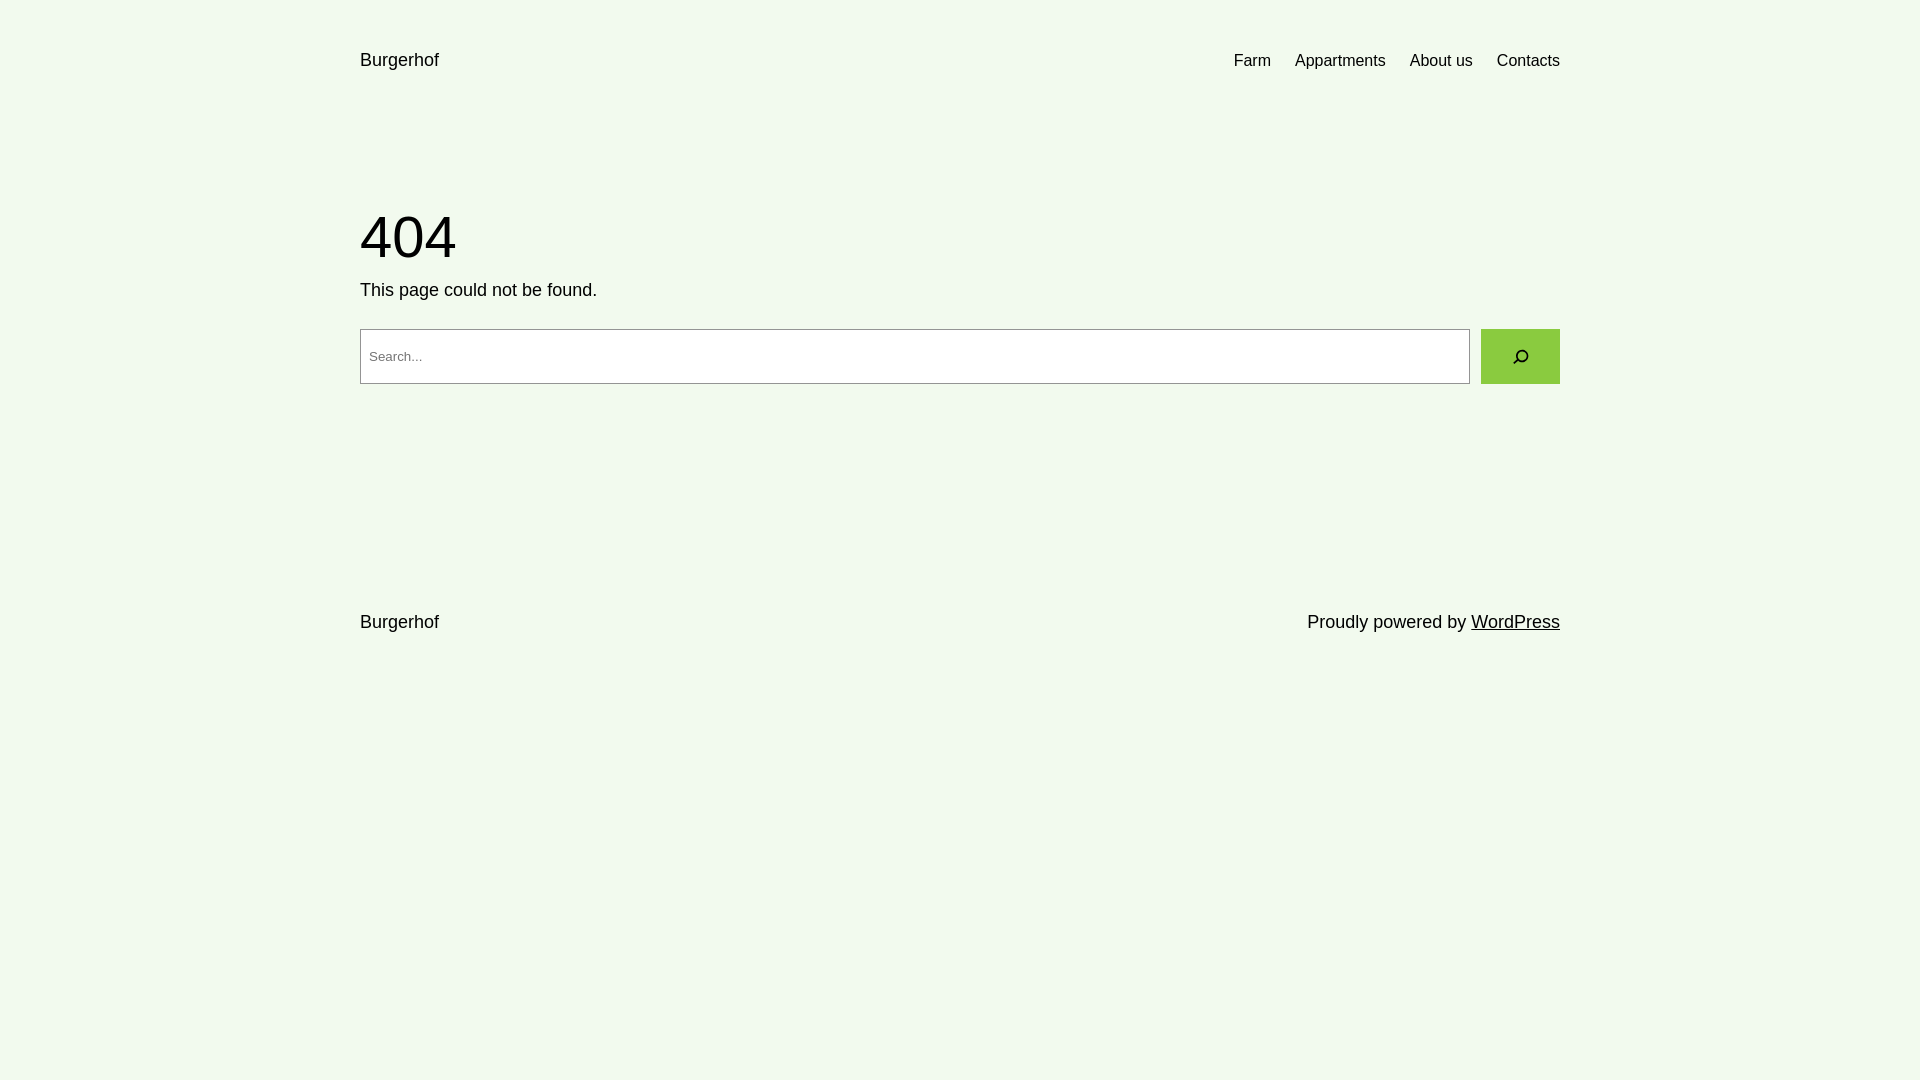 Image resolution: width=1920 pixels, height=1080 pixels. What do you see at coordinates (399, 620) in the screenshot?
I see `'Burgerhof'` at bounding box center [399, 620].